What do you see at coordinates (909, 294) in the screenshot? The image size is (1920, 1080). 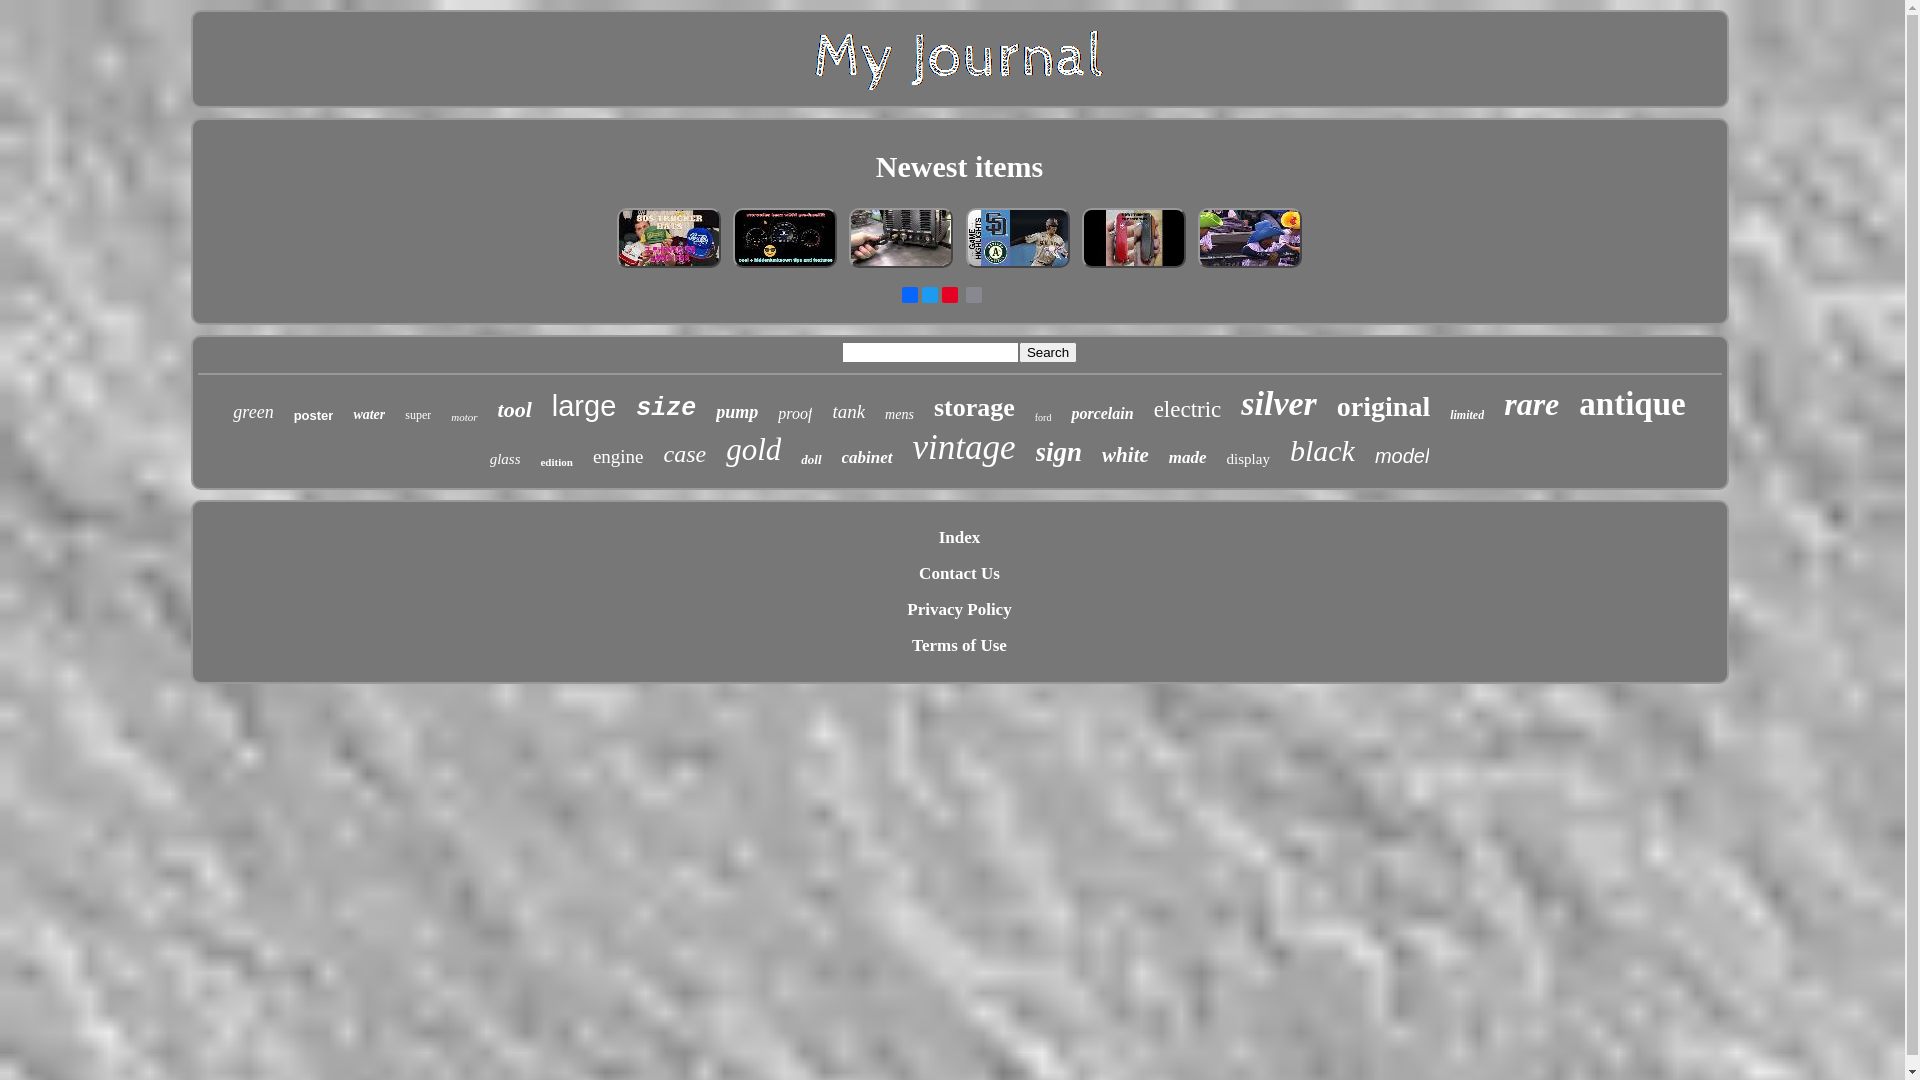 I see `'Facebook'` at bounding box center [909, 294].